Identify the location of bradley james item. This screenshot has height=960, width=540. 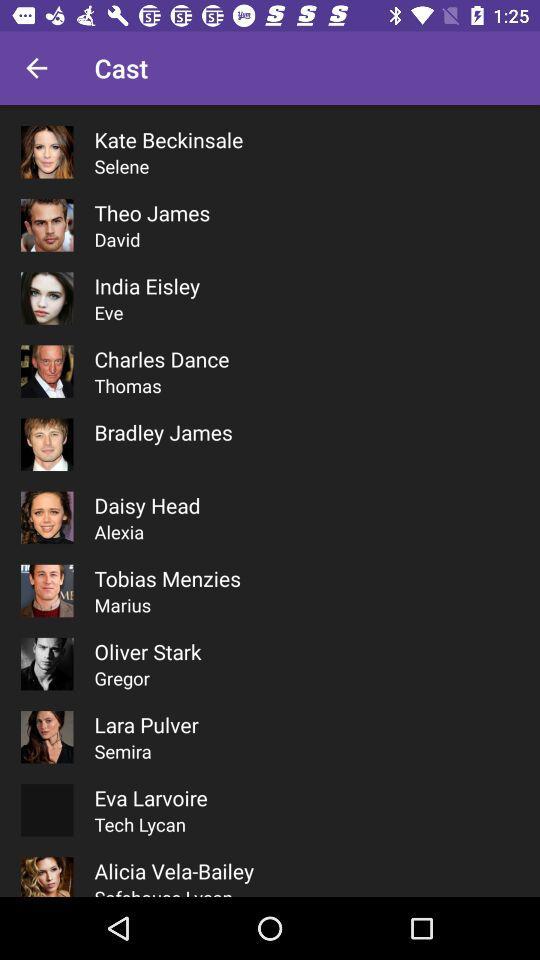
(162, 432).